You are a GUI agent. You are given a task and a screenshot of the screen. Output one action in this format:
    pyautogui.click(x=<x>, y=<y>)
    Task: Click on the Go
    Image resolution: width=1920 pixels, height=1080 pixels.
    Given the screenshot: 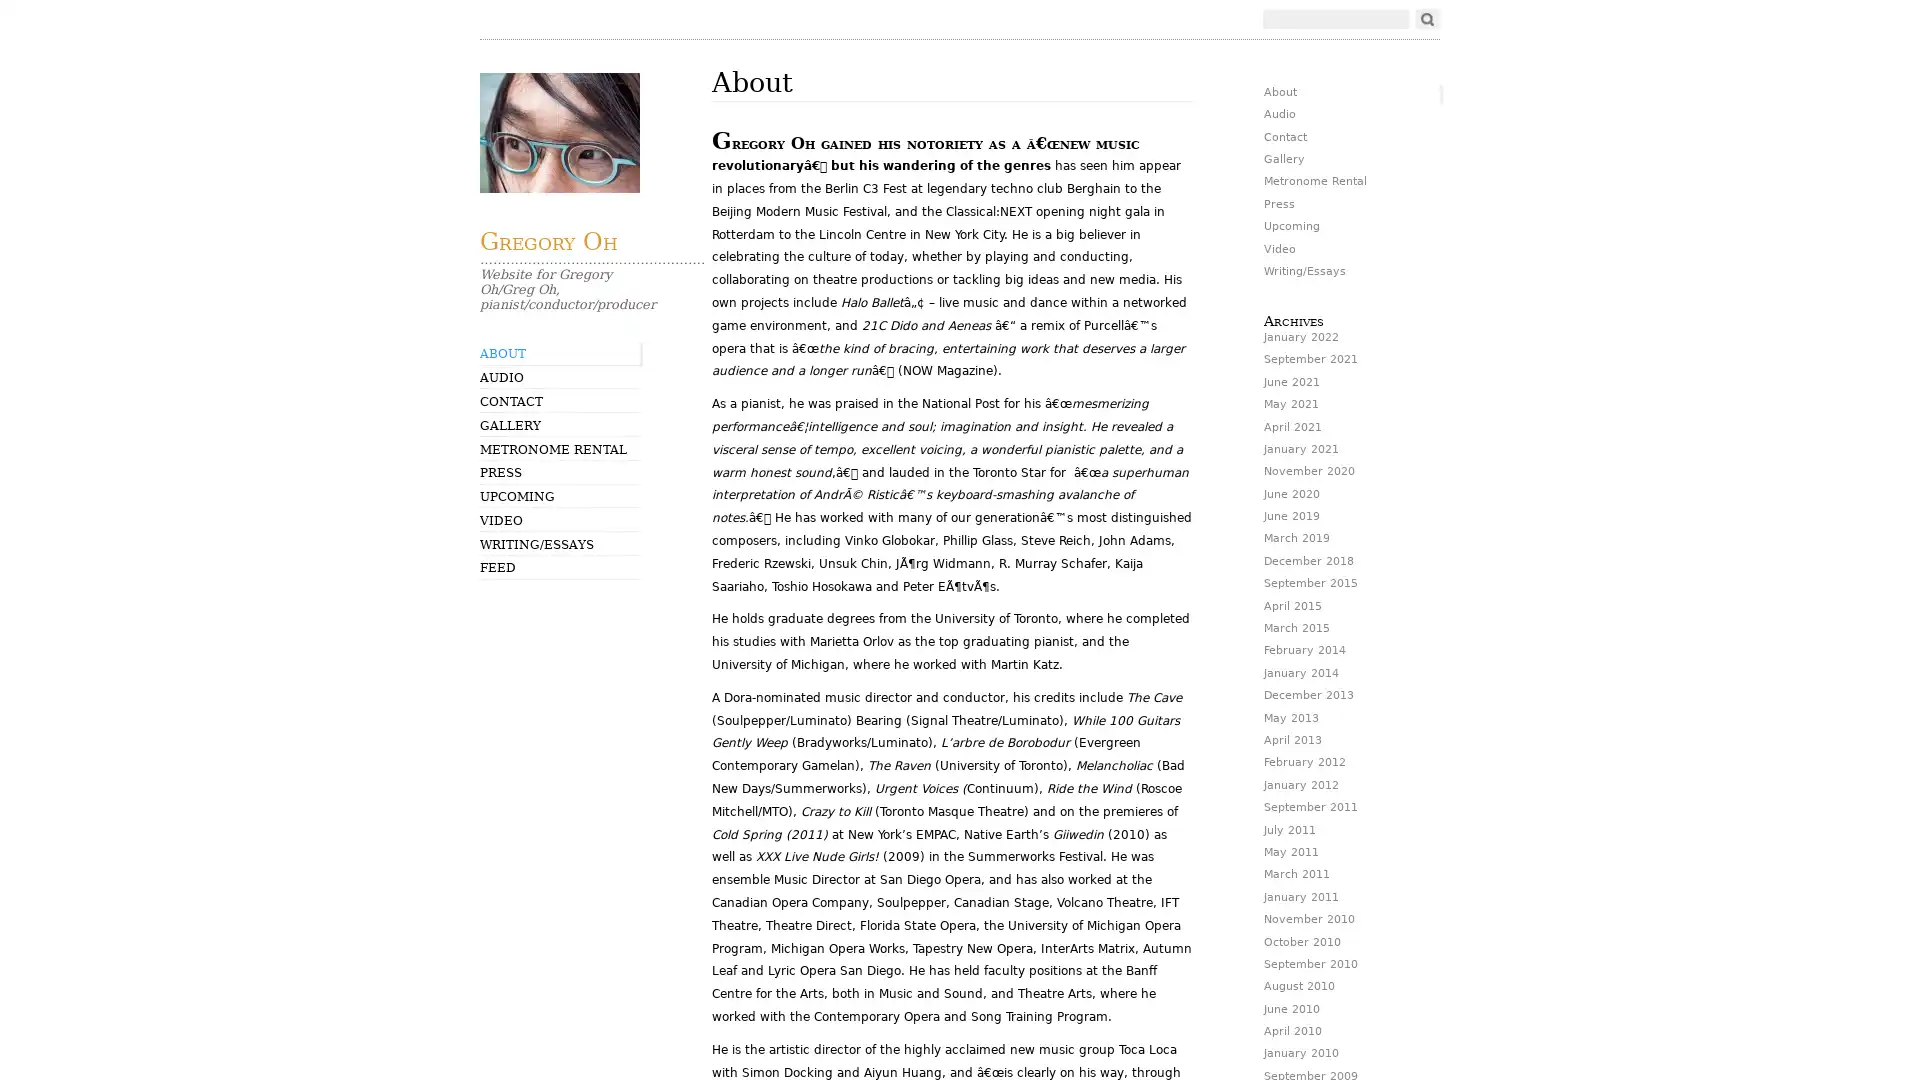 What is the action you would take?
    pyautogui.click(x=1426, y=19)
    